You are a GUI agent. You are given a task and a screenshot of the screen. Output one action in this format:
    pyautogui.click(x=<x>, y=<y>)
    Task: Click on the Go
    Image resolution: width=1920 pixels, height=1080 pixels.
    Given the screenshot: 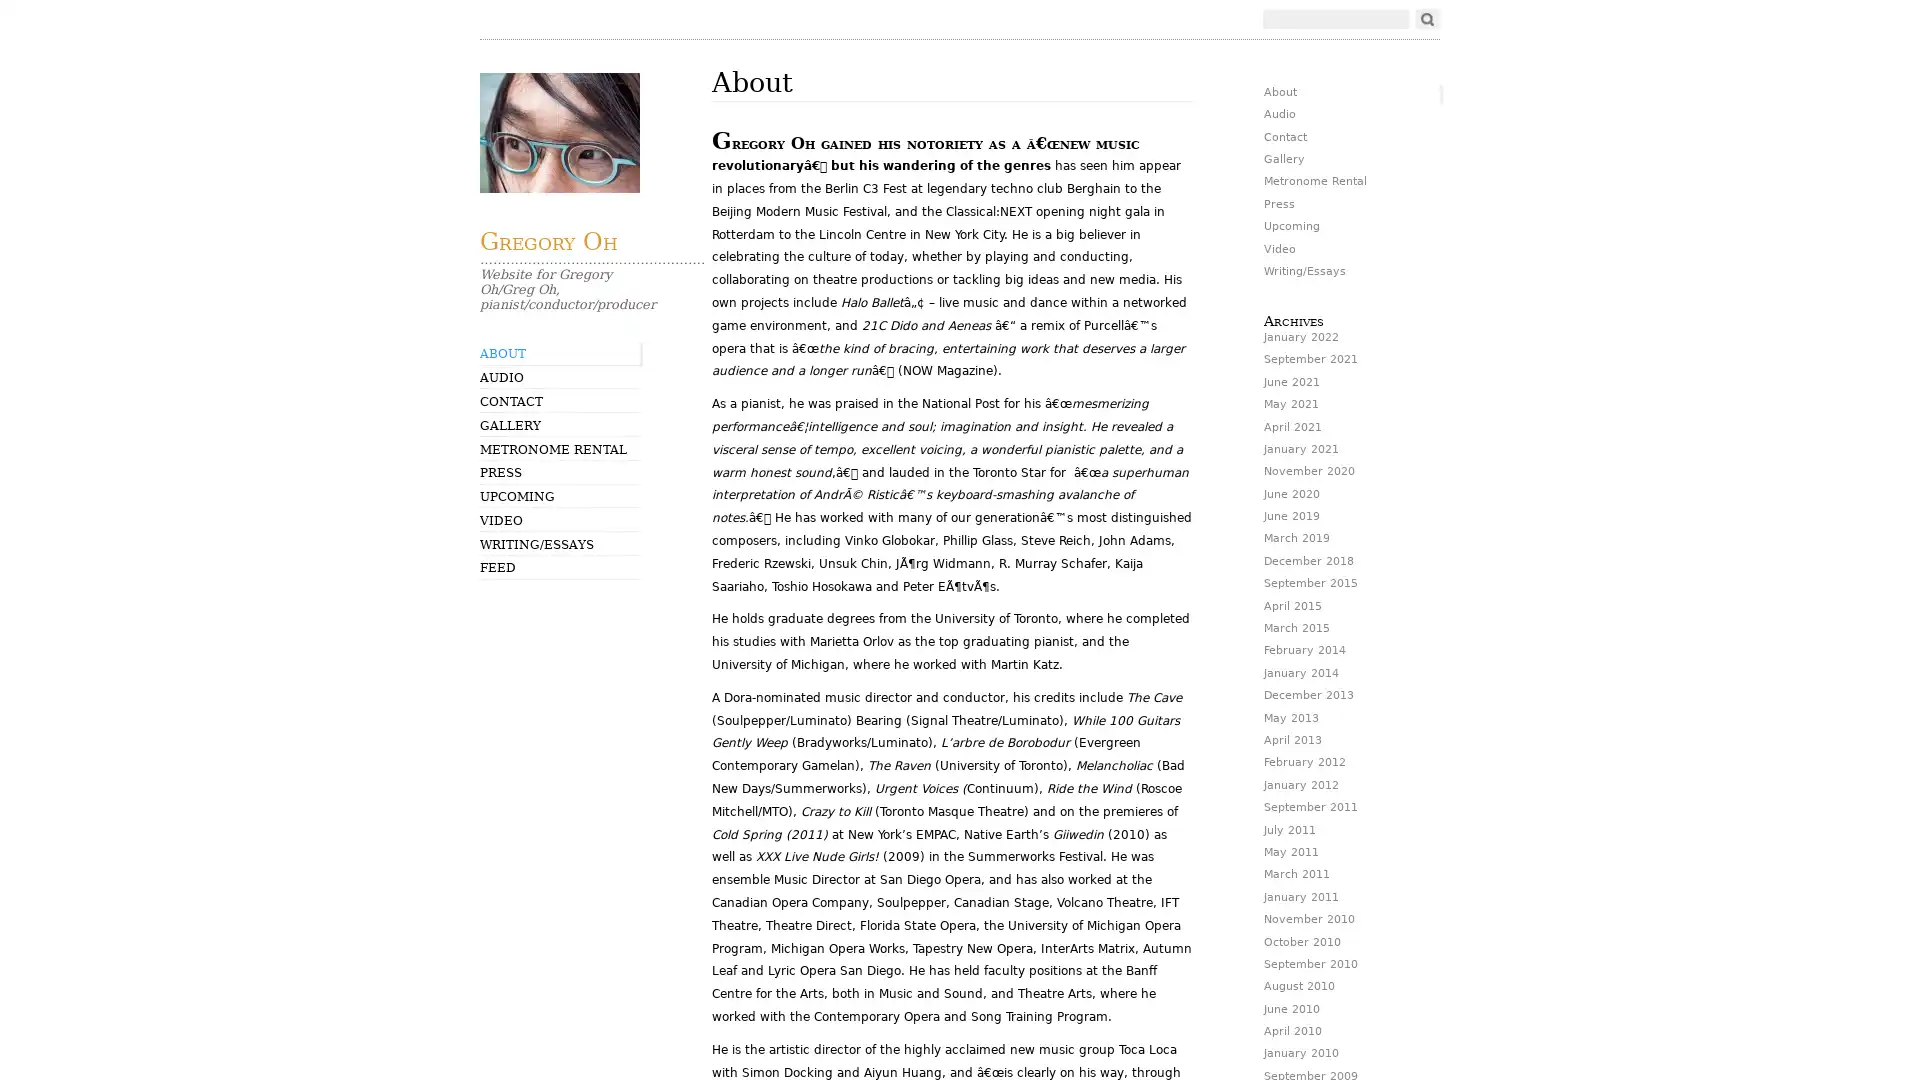 What is the action you would take?
    pyautogui.click(x=1426, y=19)
    